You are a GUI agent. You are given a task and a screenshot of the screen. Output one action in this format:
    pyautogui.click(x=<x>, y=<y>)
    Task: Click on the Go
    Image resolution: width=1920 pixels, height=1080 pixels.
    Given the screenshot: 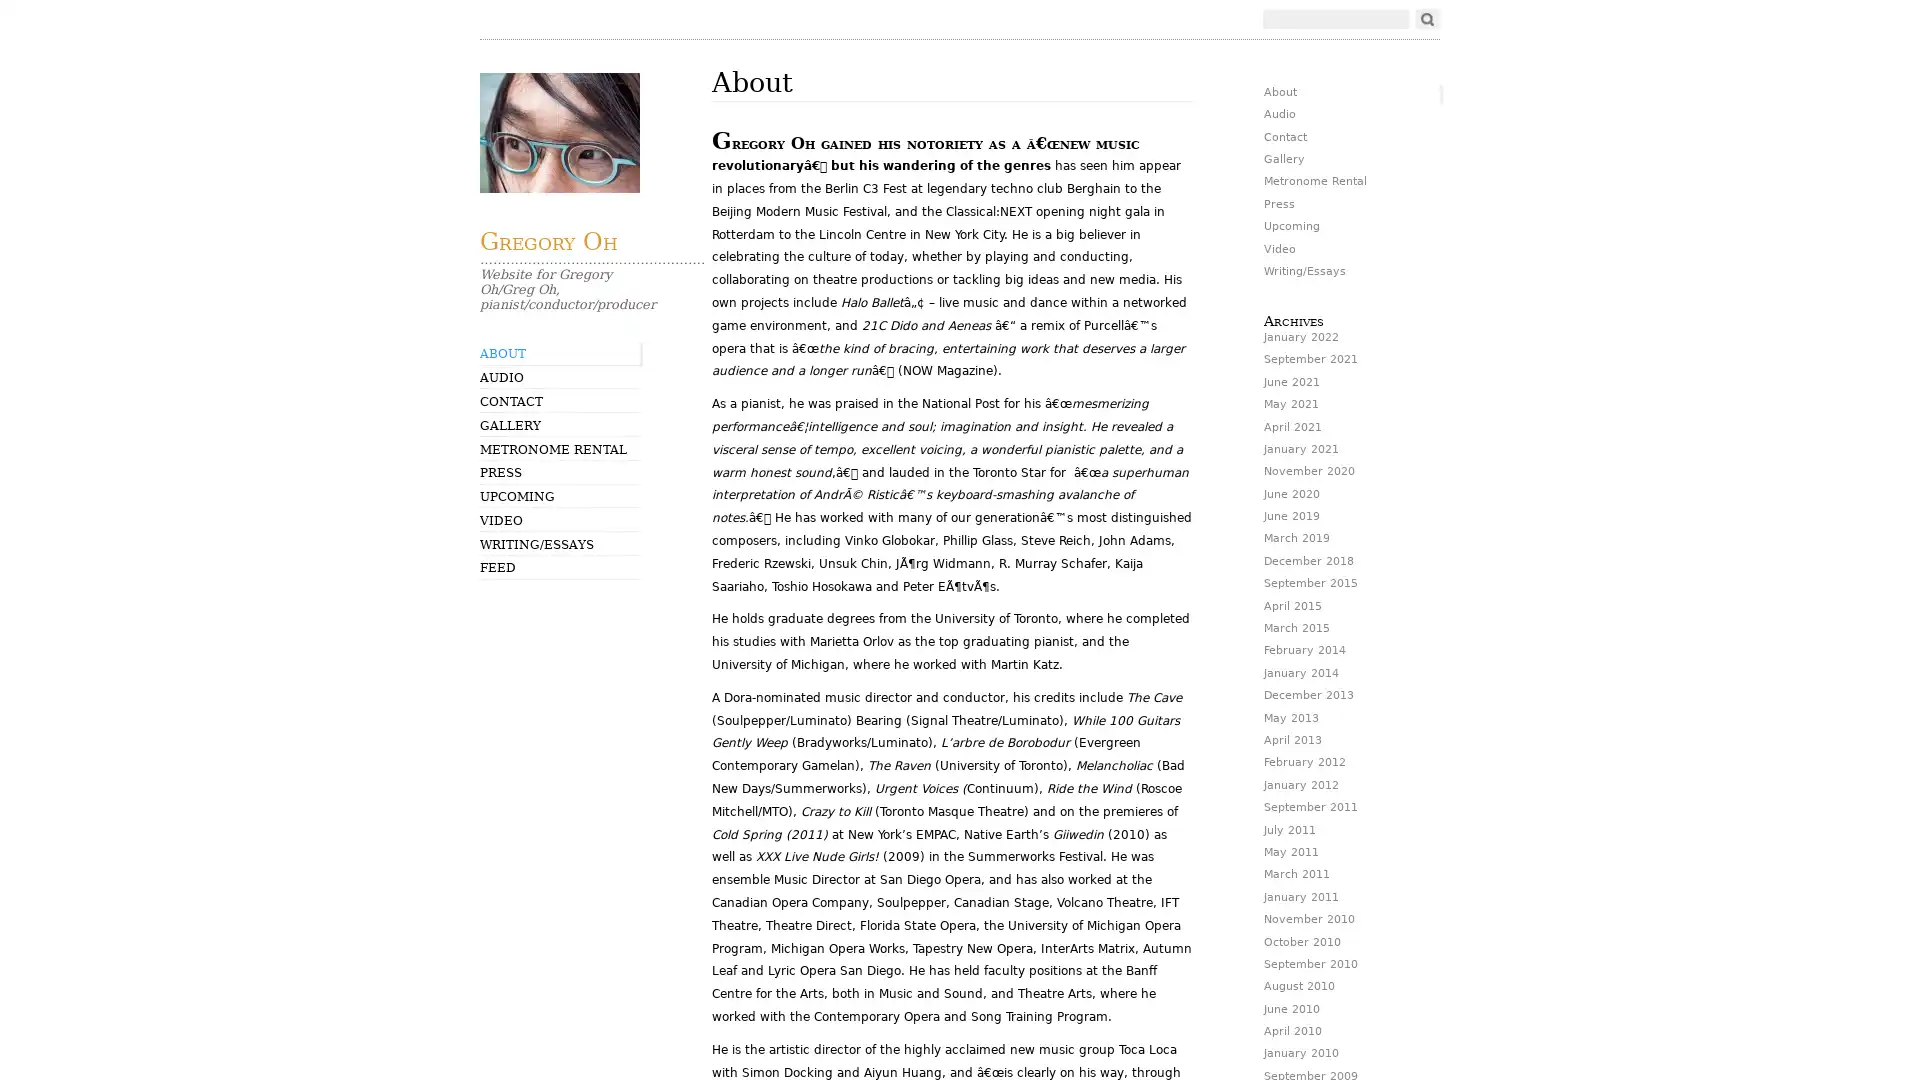 What is the action you would take?
    pyautogui.click(x=1426, y=19)
    